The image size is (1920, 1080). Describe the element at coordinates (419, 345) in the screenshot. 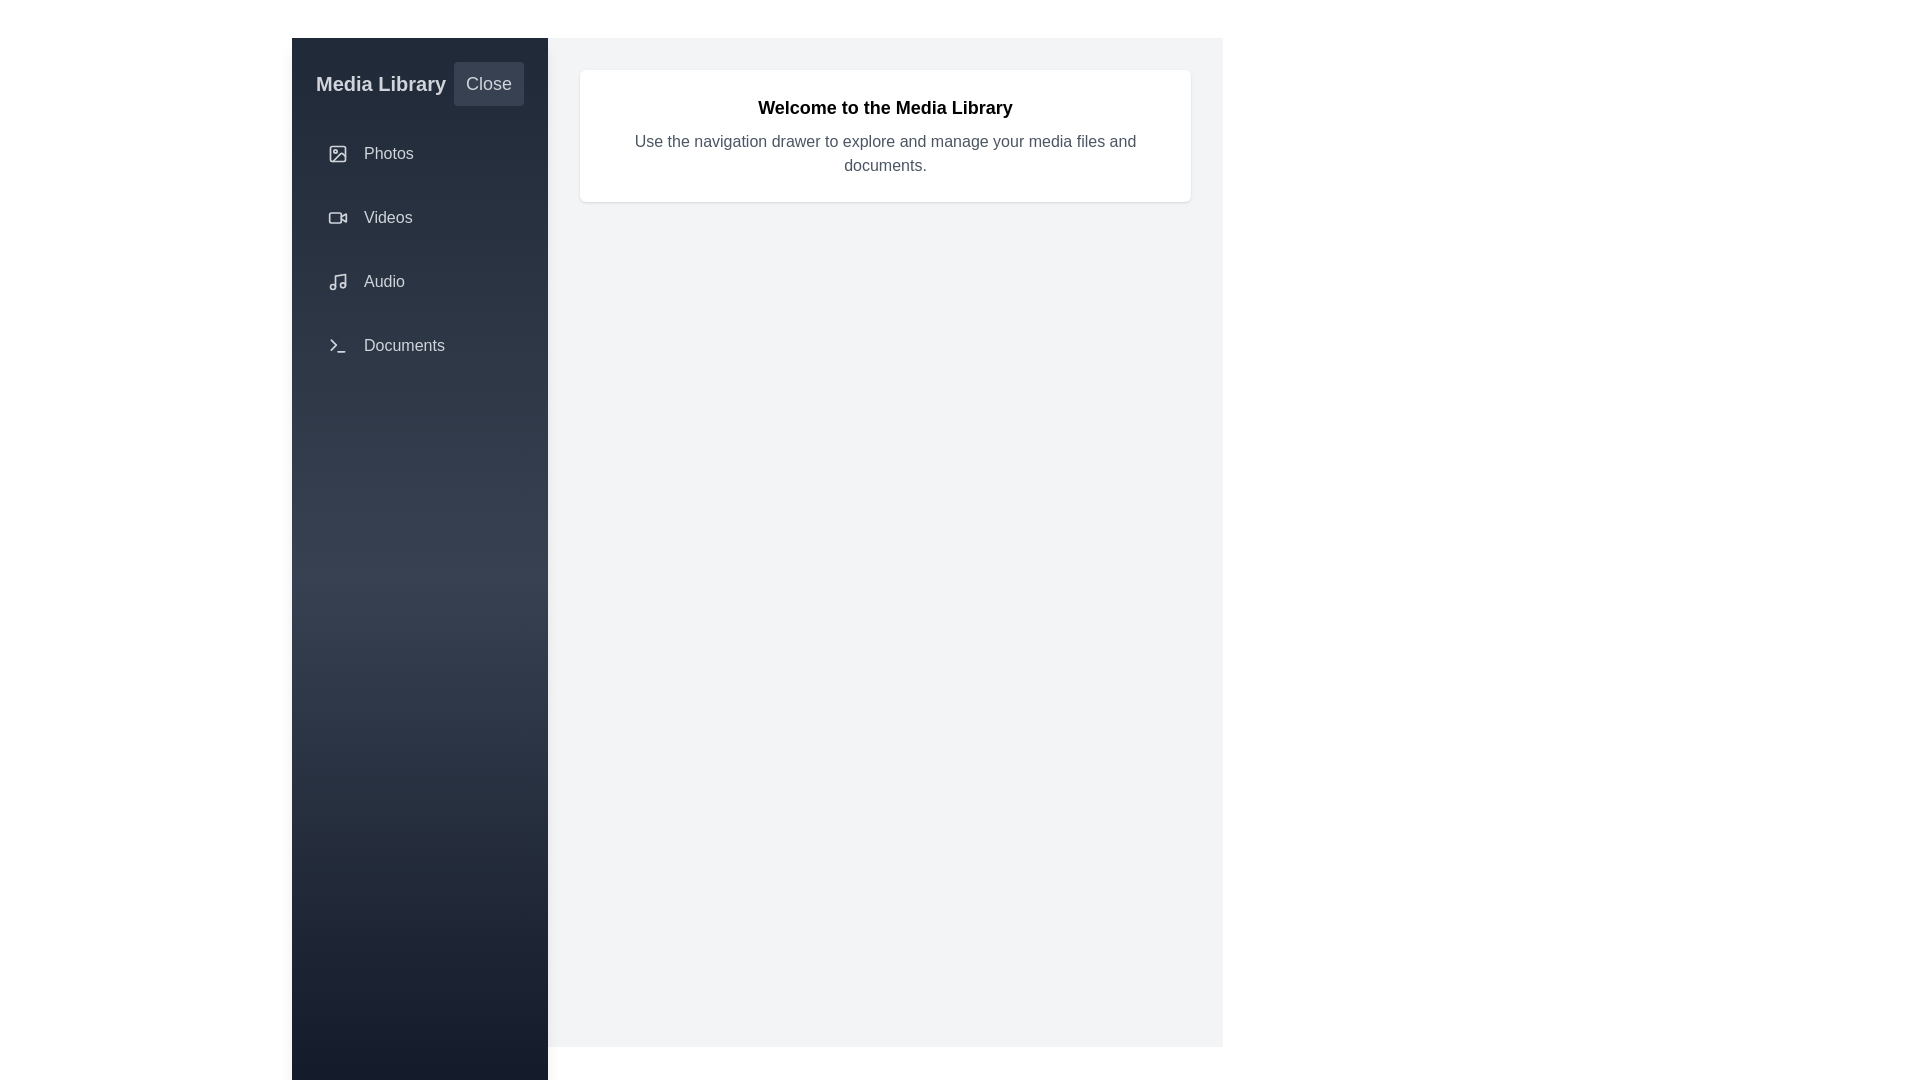

I see `the sidebar options: Documents` at that location.